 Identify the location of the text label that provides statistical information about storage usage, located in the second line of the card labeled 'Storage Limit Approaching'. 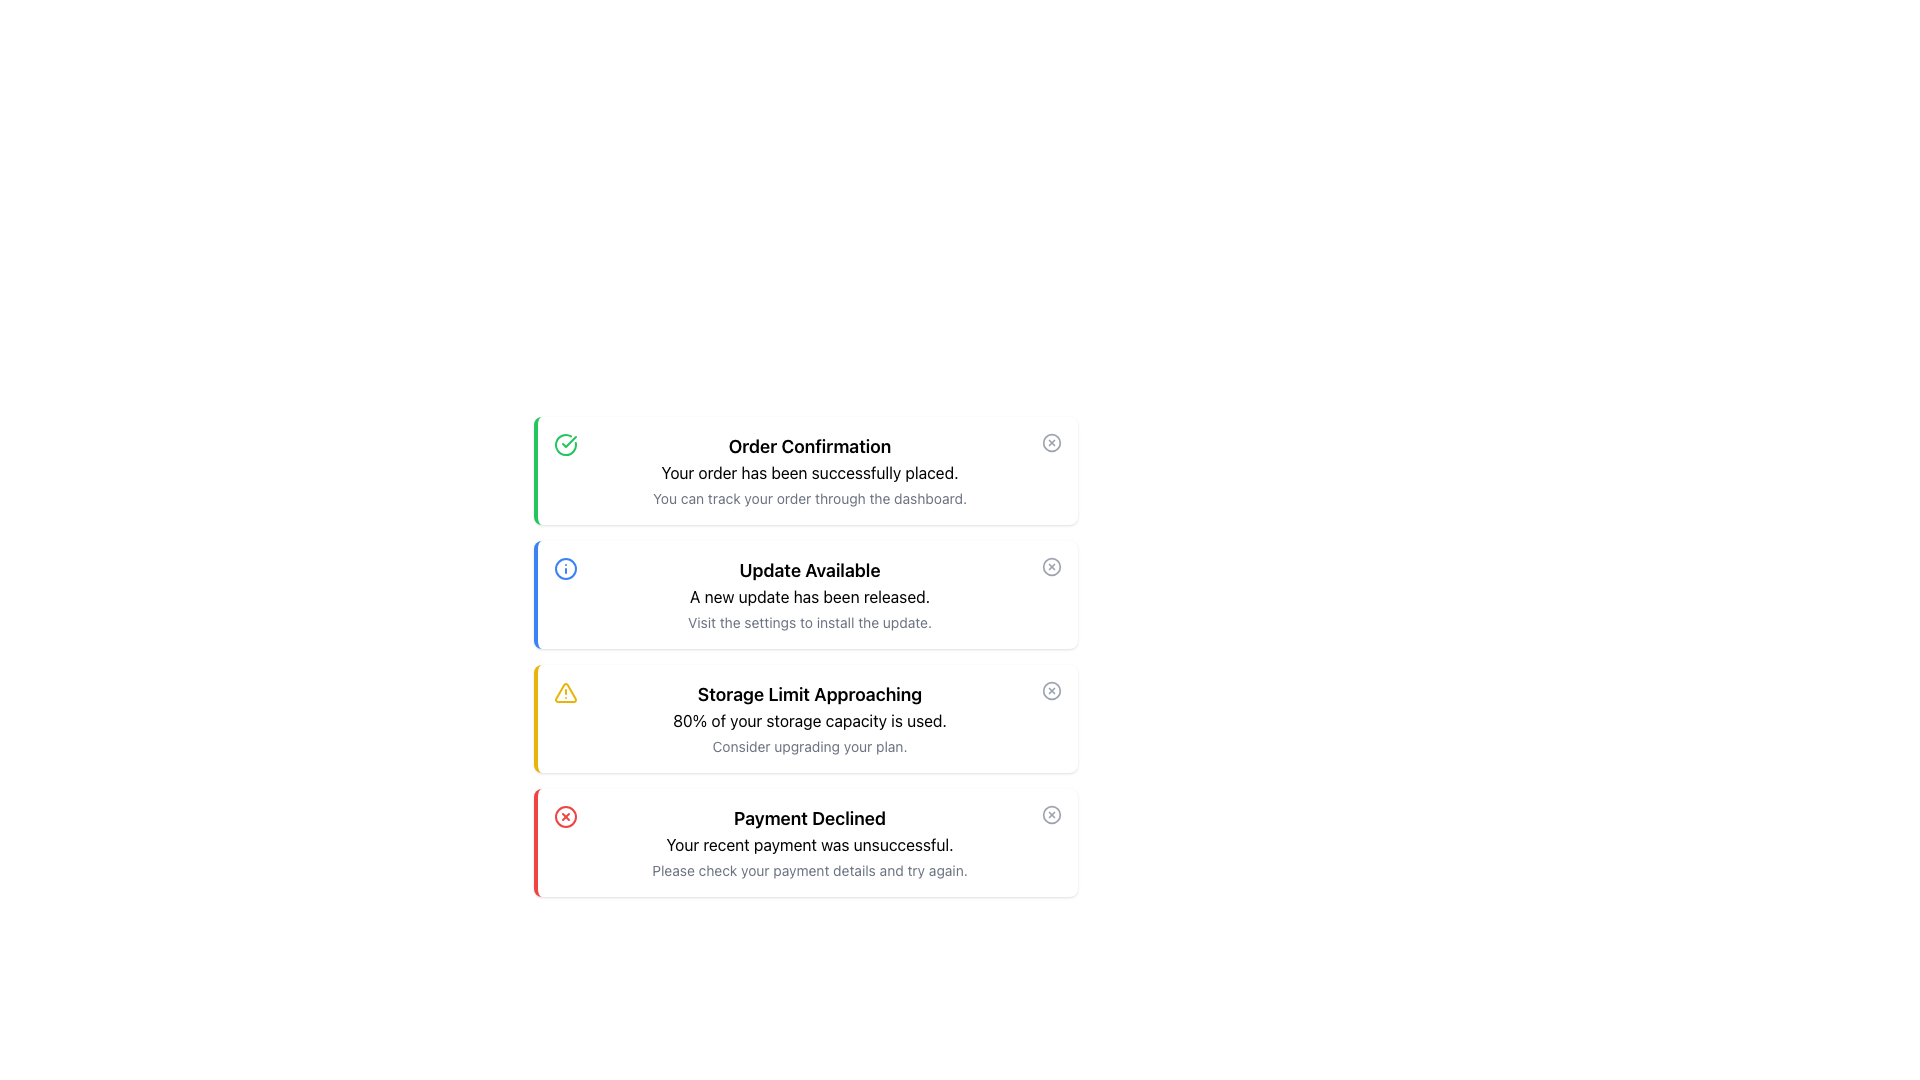
(810, 721).